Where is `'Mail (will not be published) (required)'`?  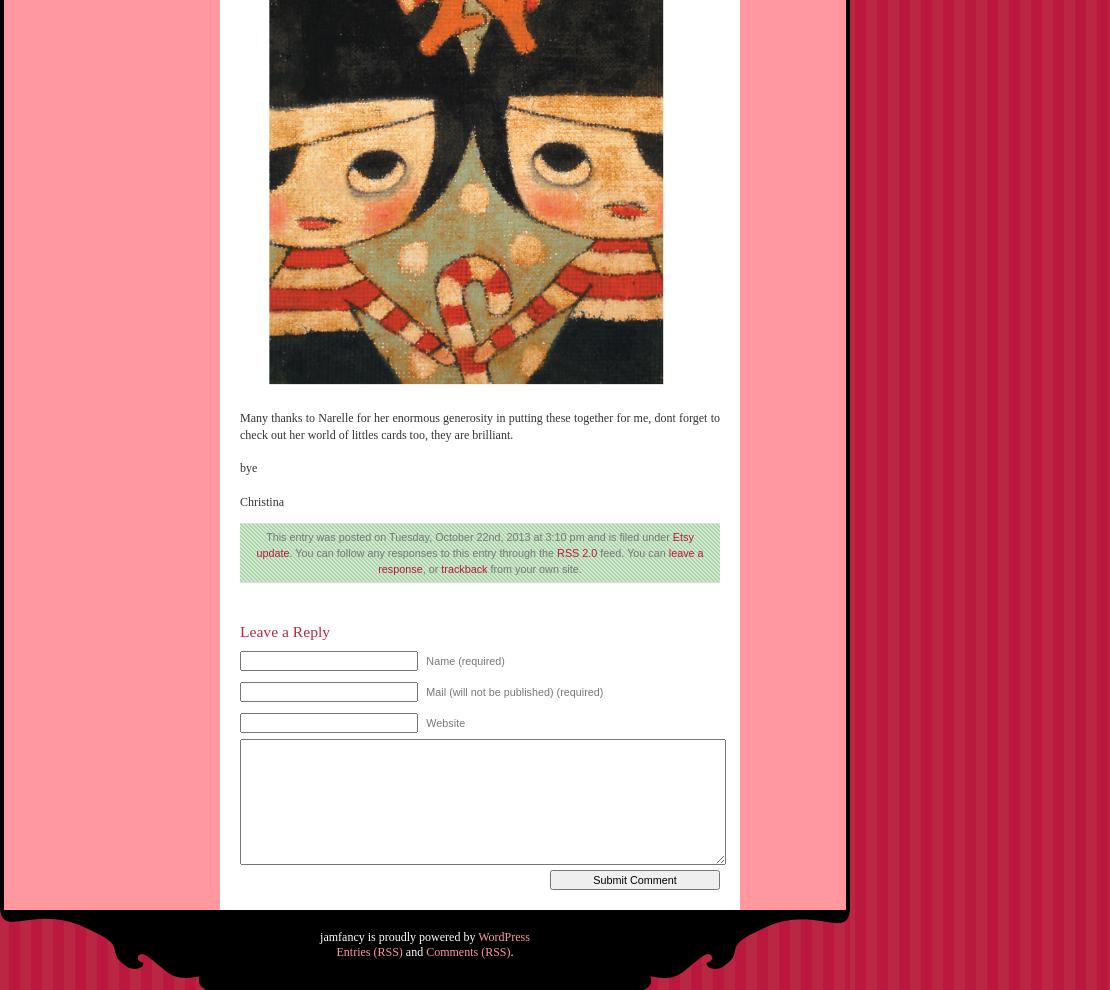
'Mail (will not be published) (required)' is located at coordinates (513, 692).